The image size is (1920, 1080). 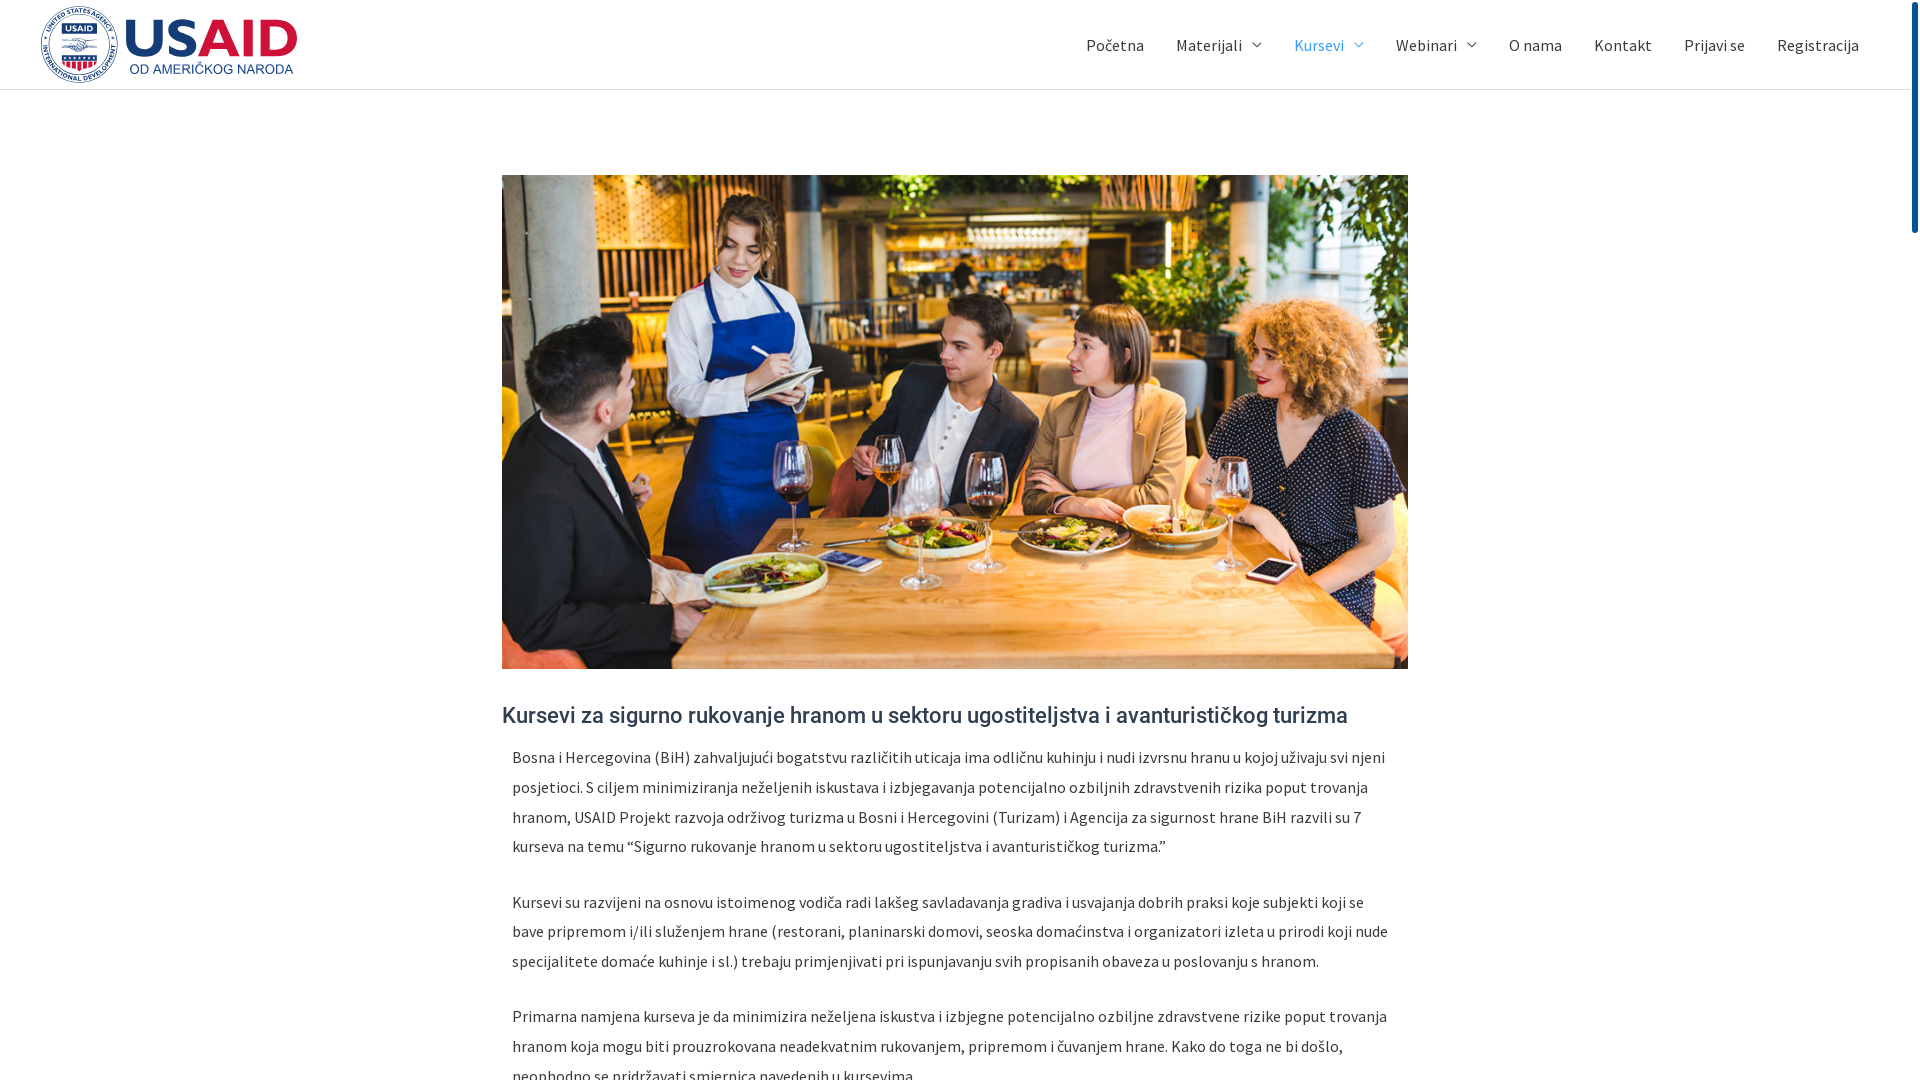 I want to click on 'Registracija', so click(x=1818, y=43).